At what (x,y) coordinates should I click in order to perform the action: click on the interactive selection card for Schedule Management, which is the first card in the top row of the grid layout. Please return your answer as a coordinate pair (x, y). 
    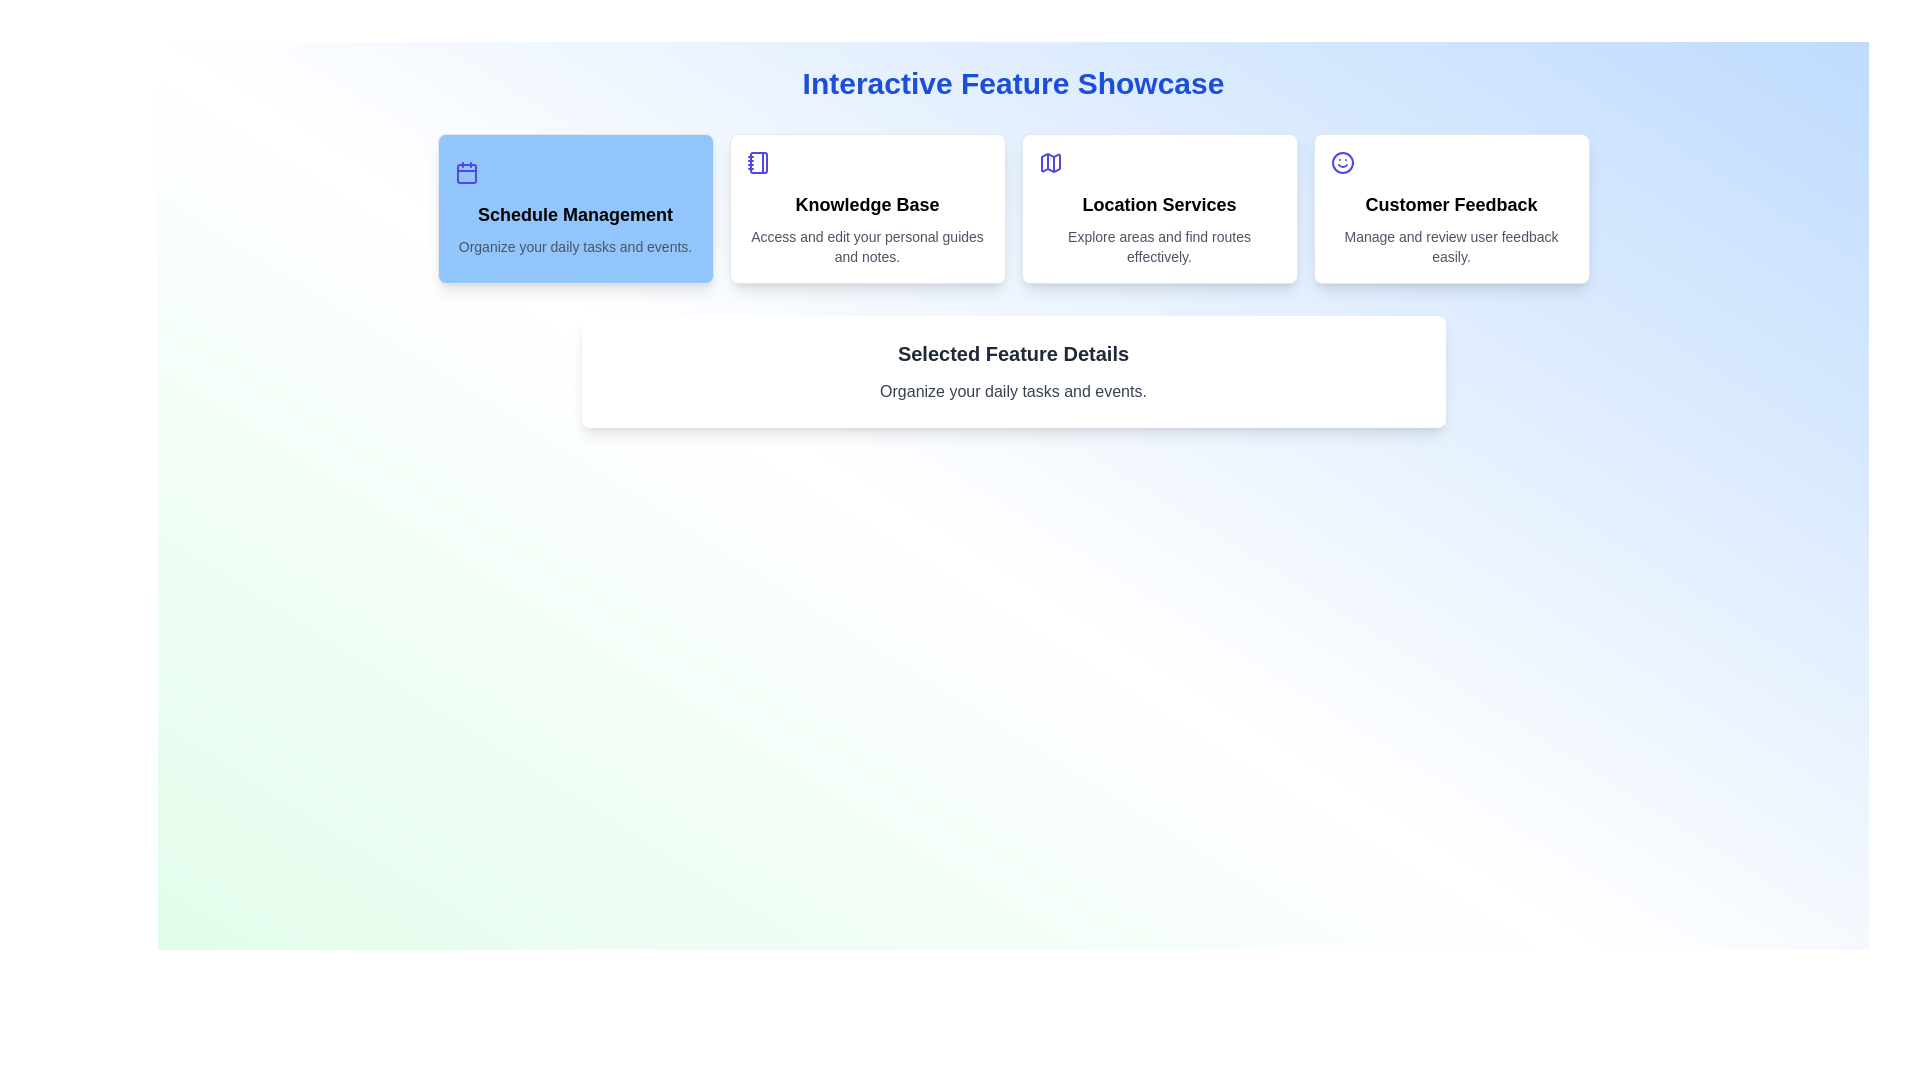
    Looking at the image, I should click on (574, 208).